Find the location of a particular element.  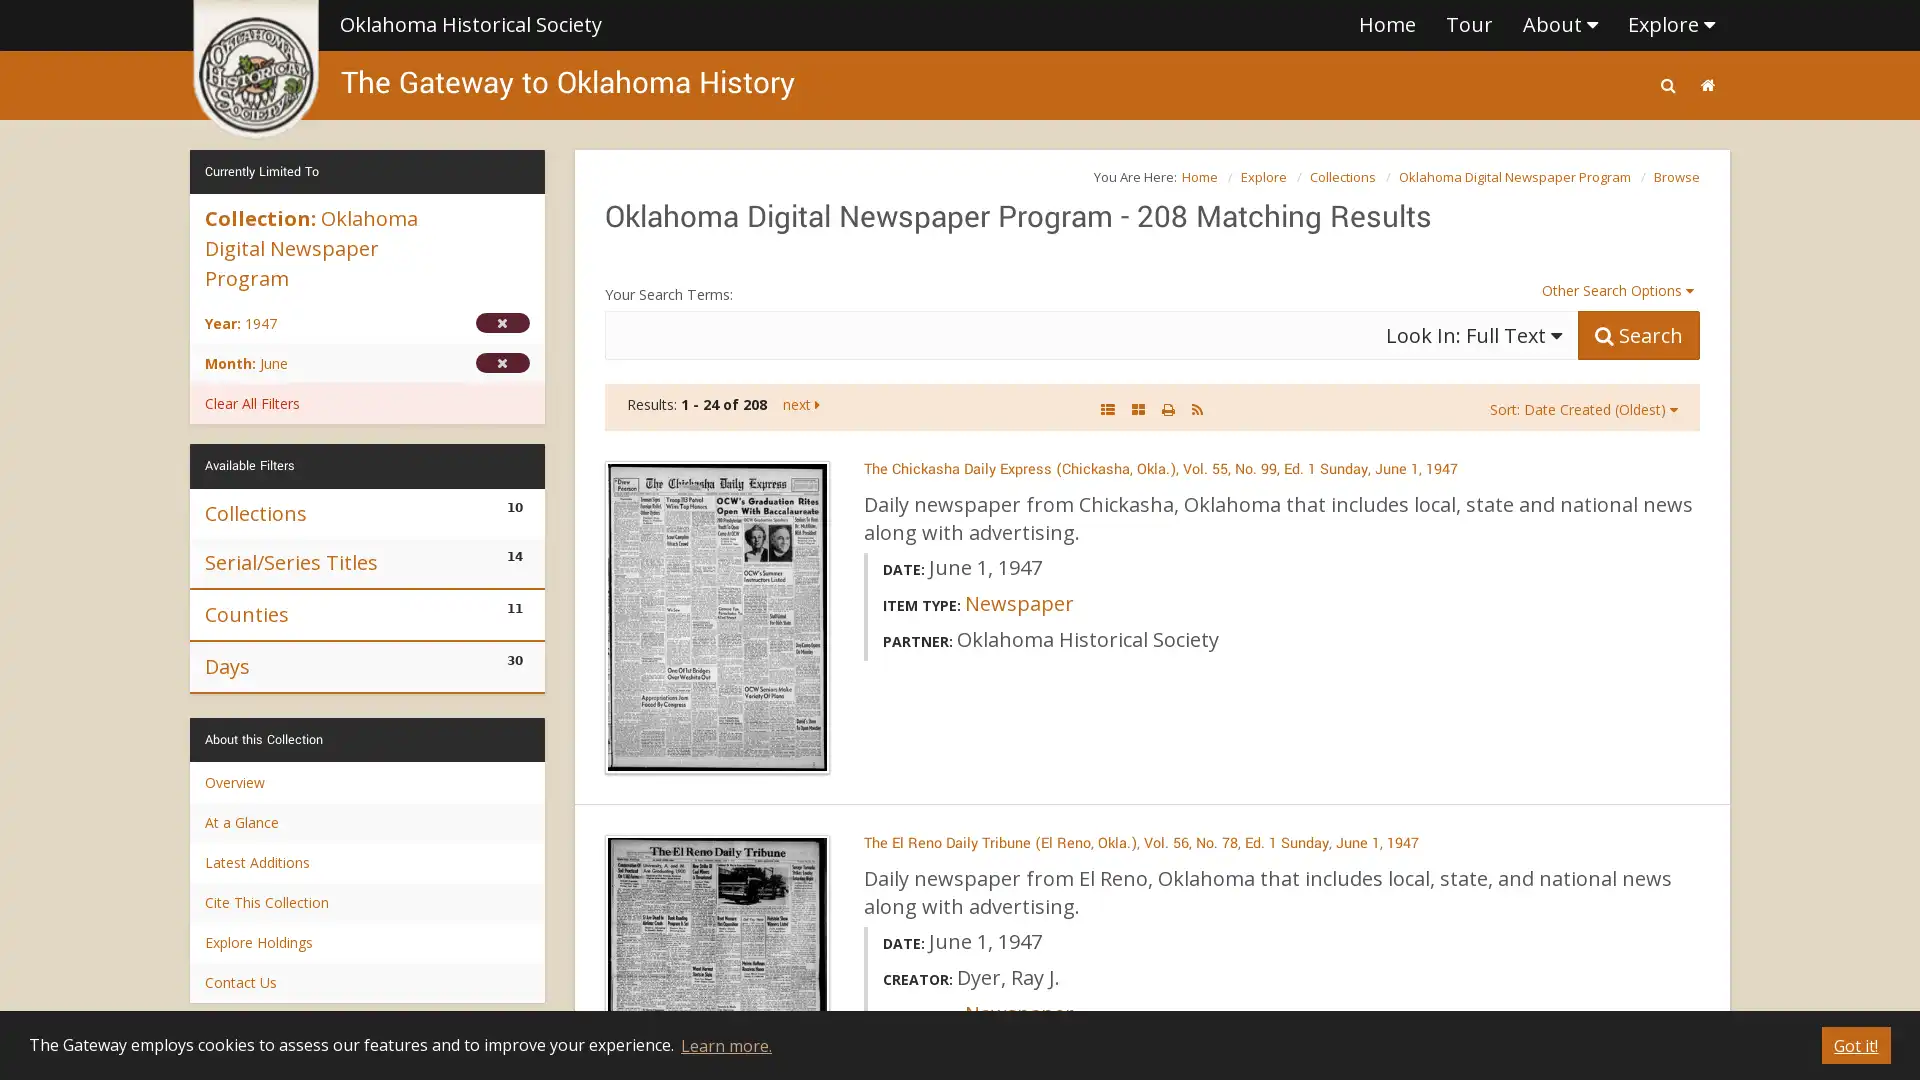

dismiss cookie message is located at coordinates (1855, 1044).